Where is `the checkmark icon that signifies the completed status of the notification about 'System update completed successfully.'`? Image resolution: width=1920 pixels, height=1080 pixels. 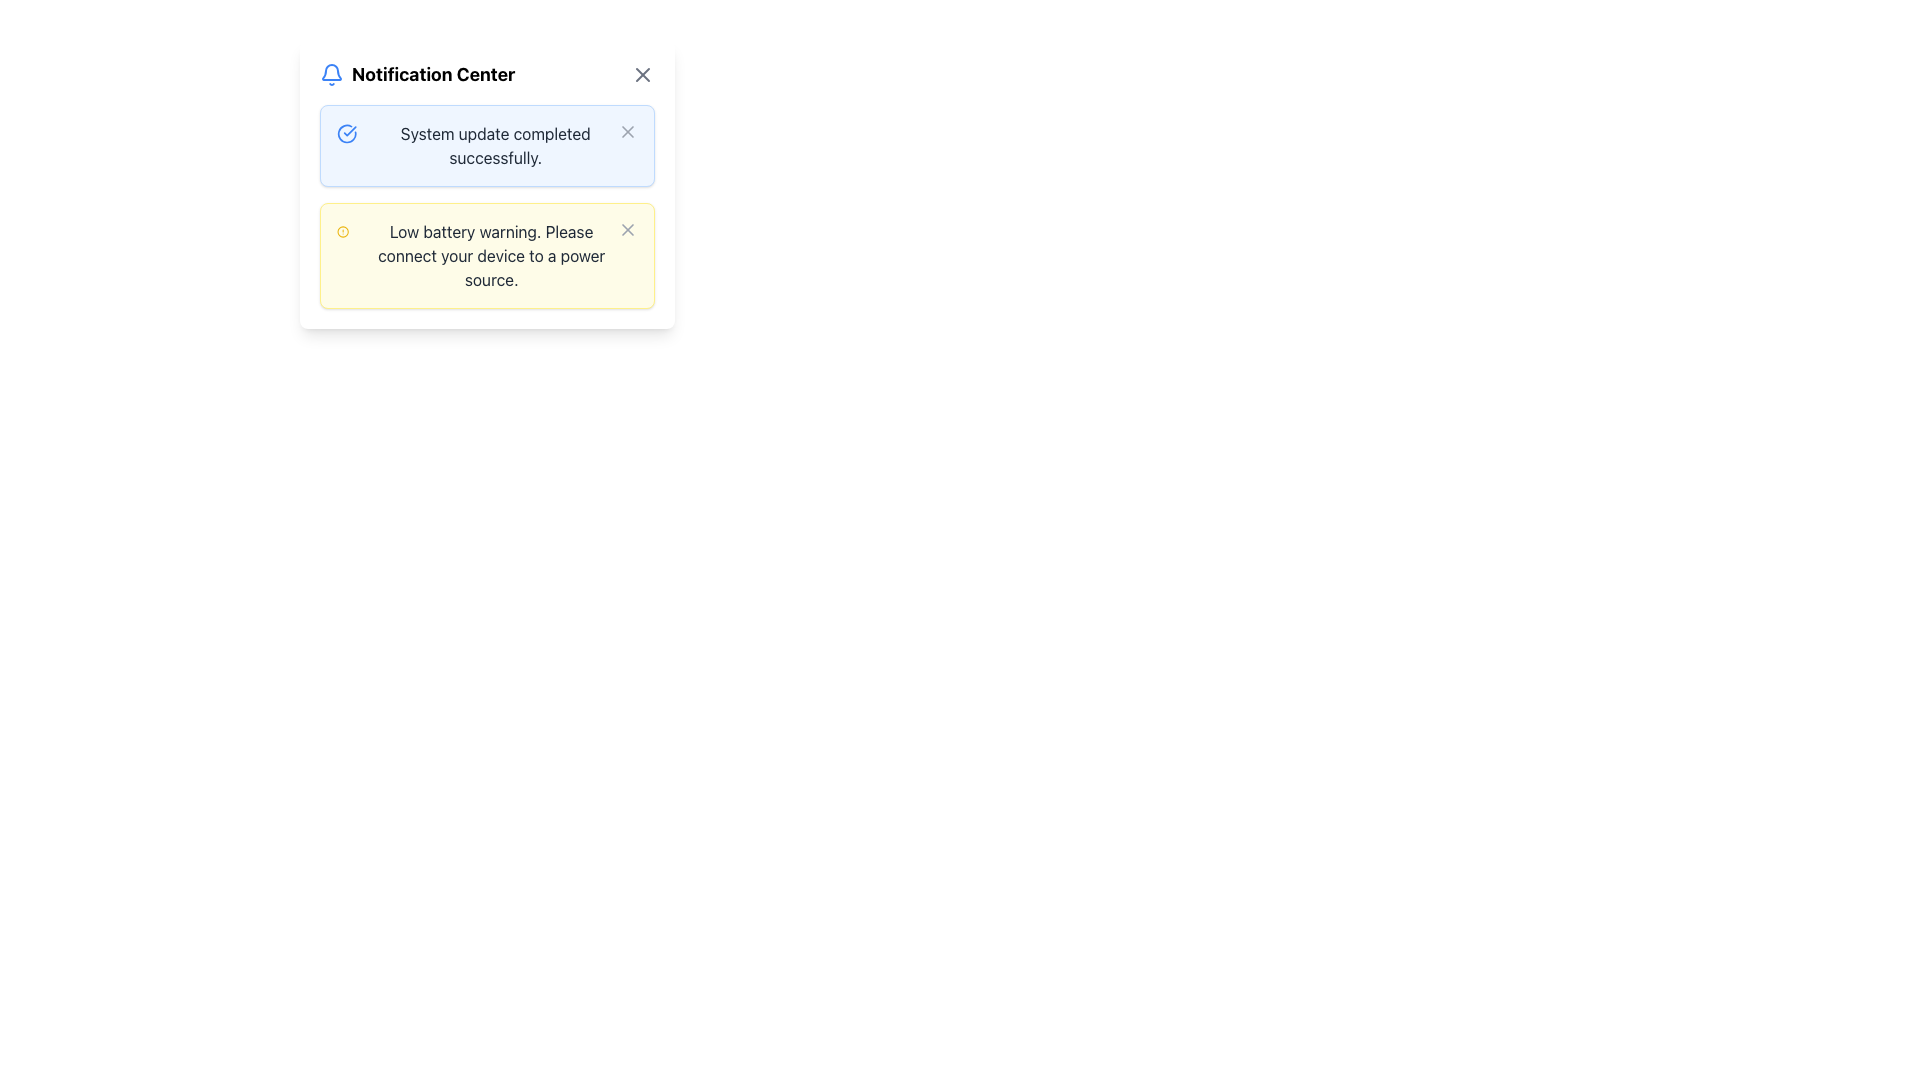 the checkmark icon that signifies the completed status of the notification about 'System update completed successfully.' is located at coordinates (350, 131).